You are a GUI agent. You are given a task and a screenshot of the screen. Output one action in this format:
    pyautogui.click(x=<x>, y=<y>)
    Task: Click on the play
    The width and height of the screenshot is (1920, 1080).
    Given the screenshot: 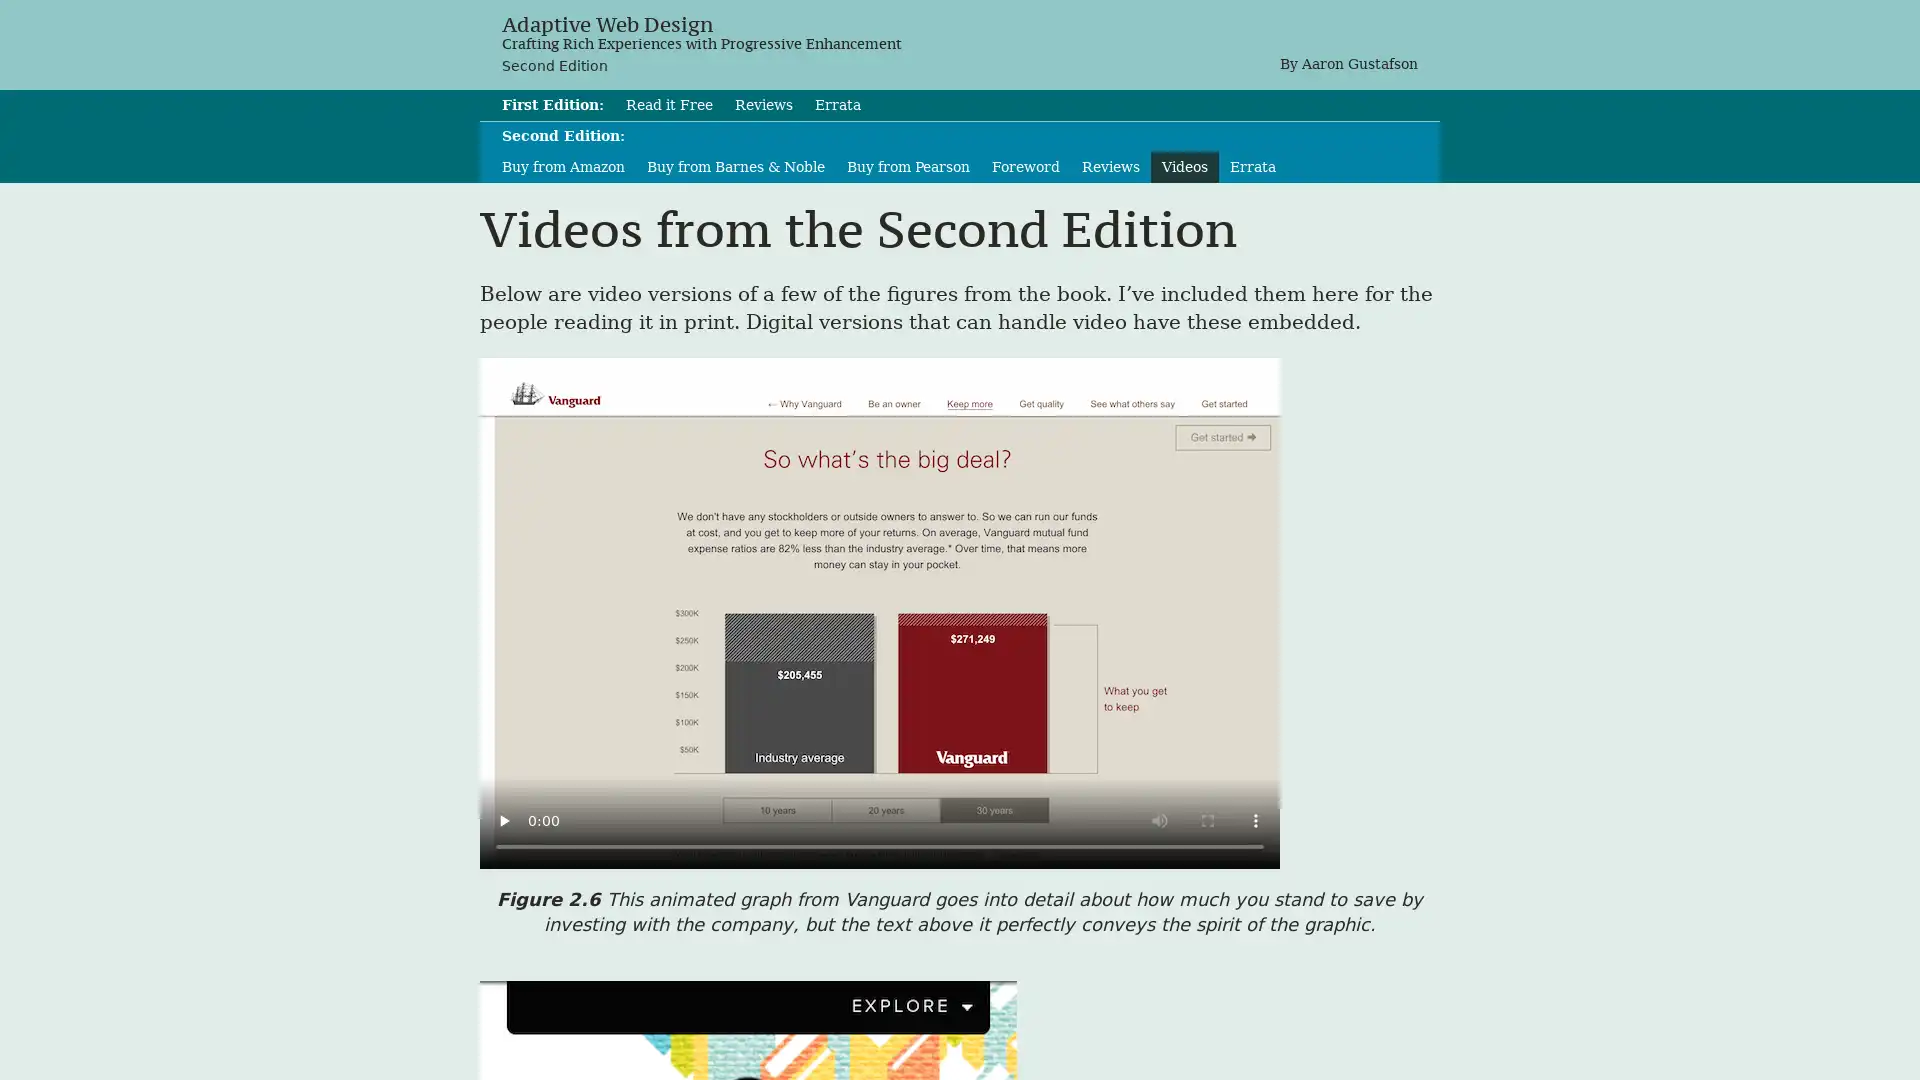 What is the action you would take?
    pyautogui.click(x=504, y=820)
    